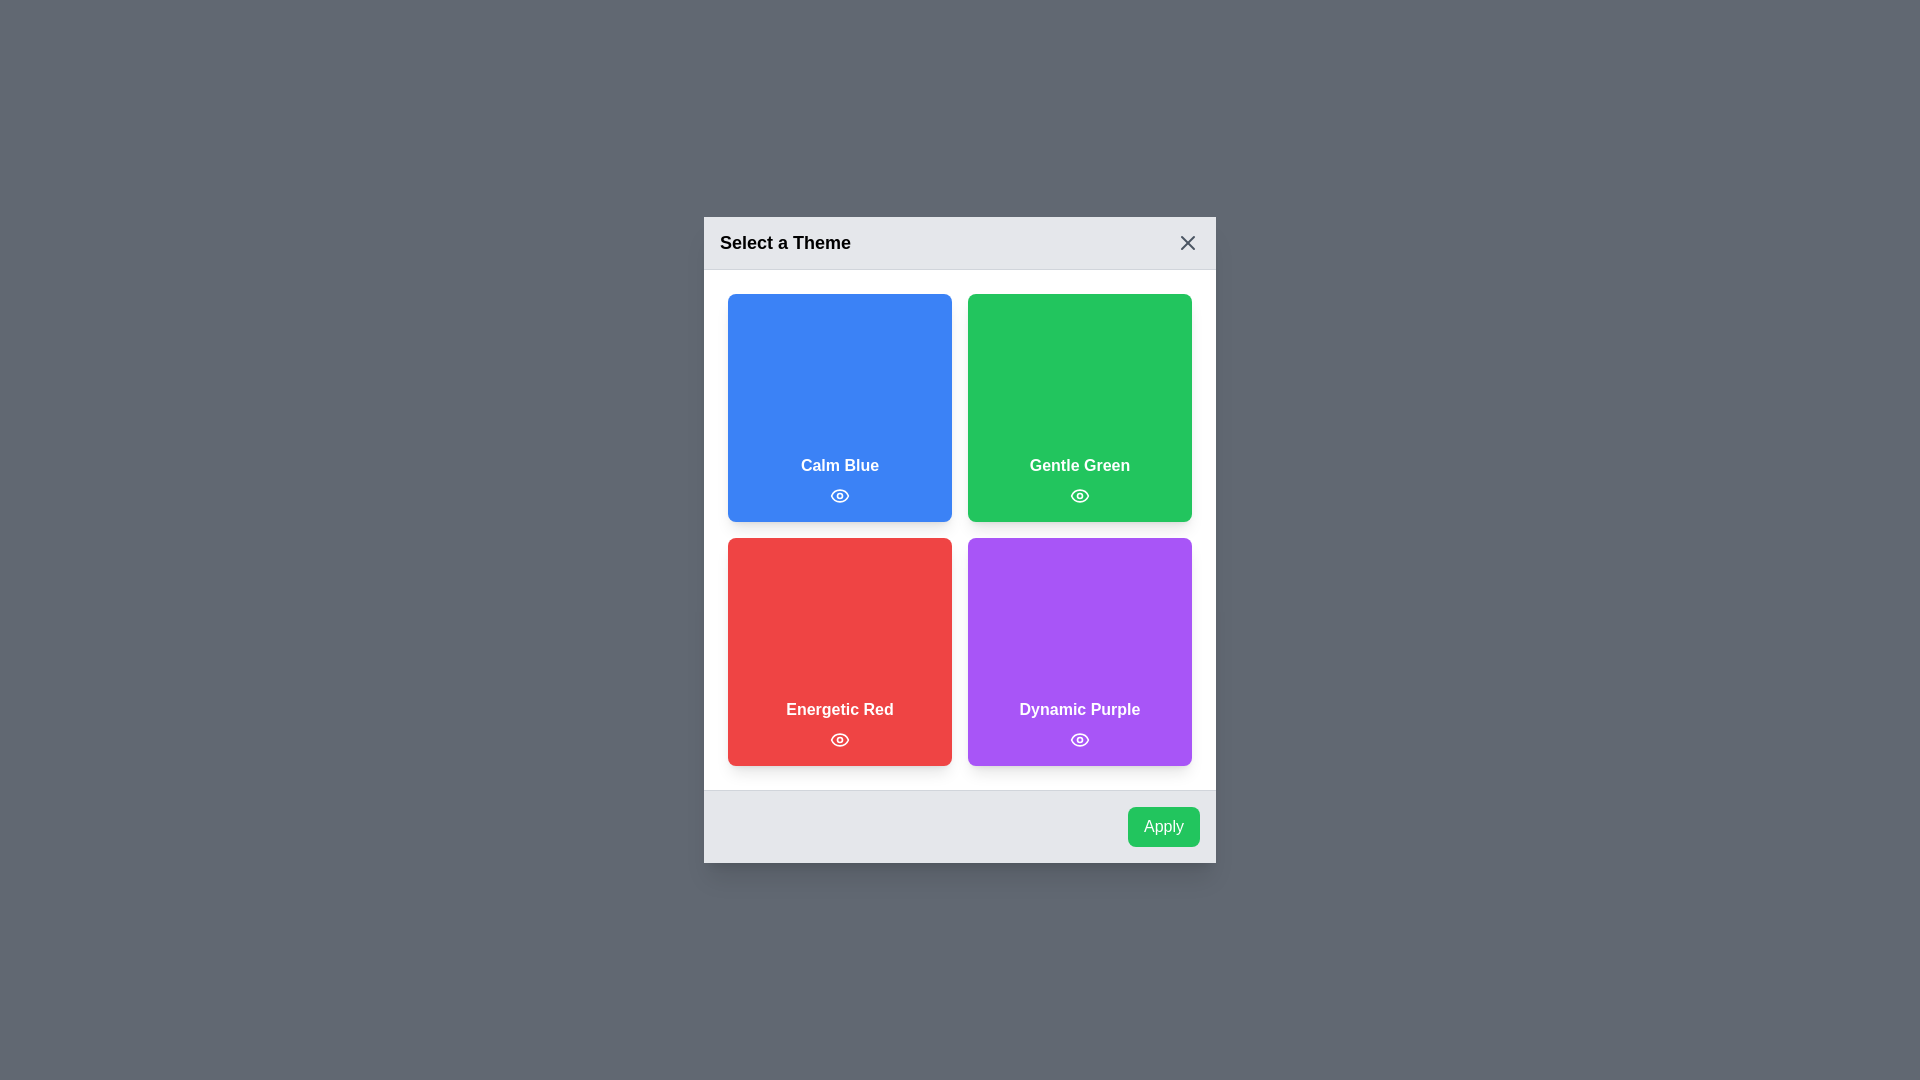 This screenshot has width=1920, height=1080. I want to click on the theme Calm Blue by clicking on its respective area, so click(840, 407).